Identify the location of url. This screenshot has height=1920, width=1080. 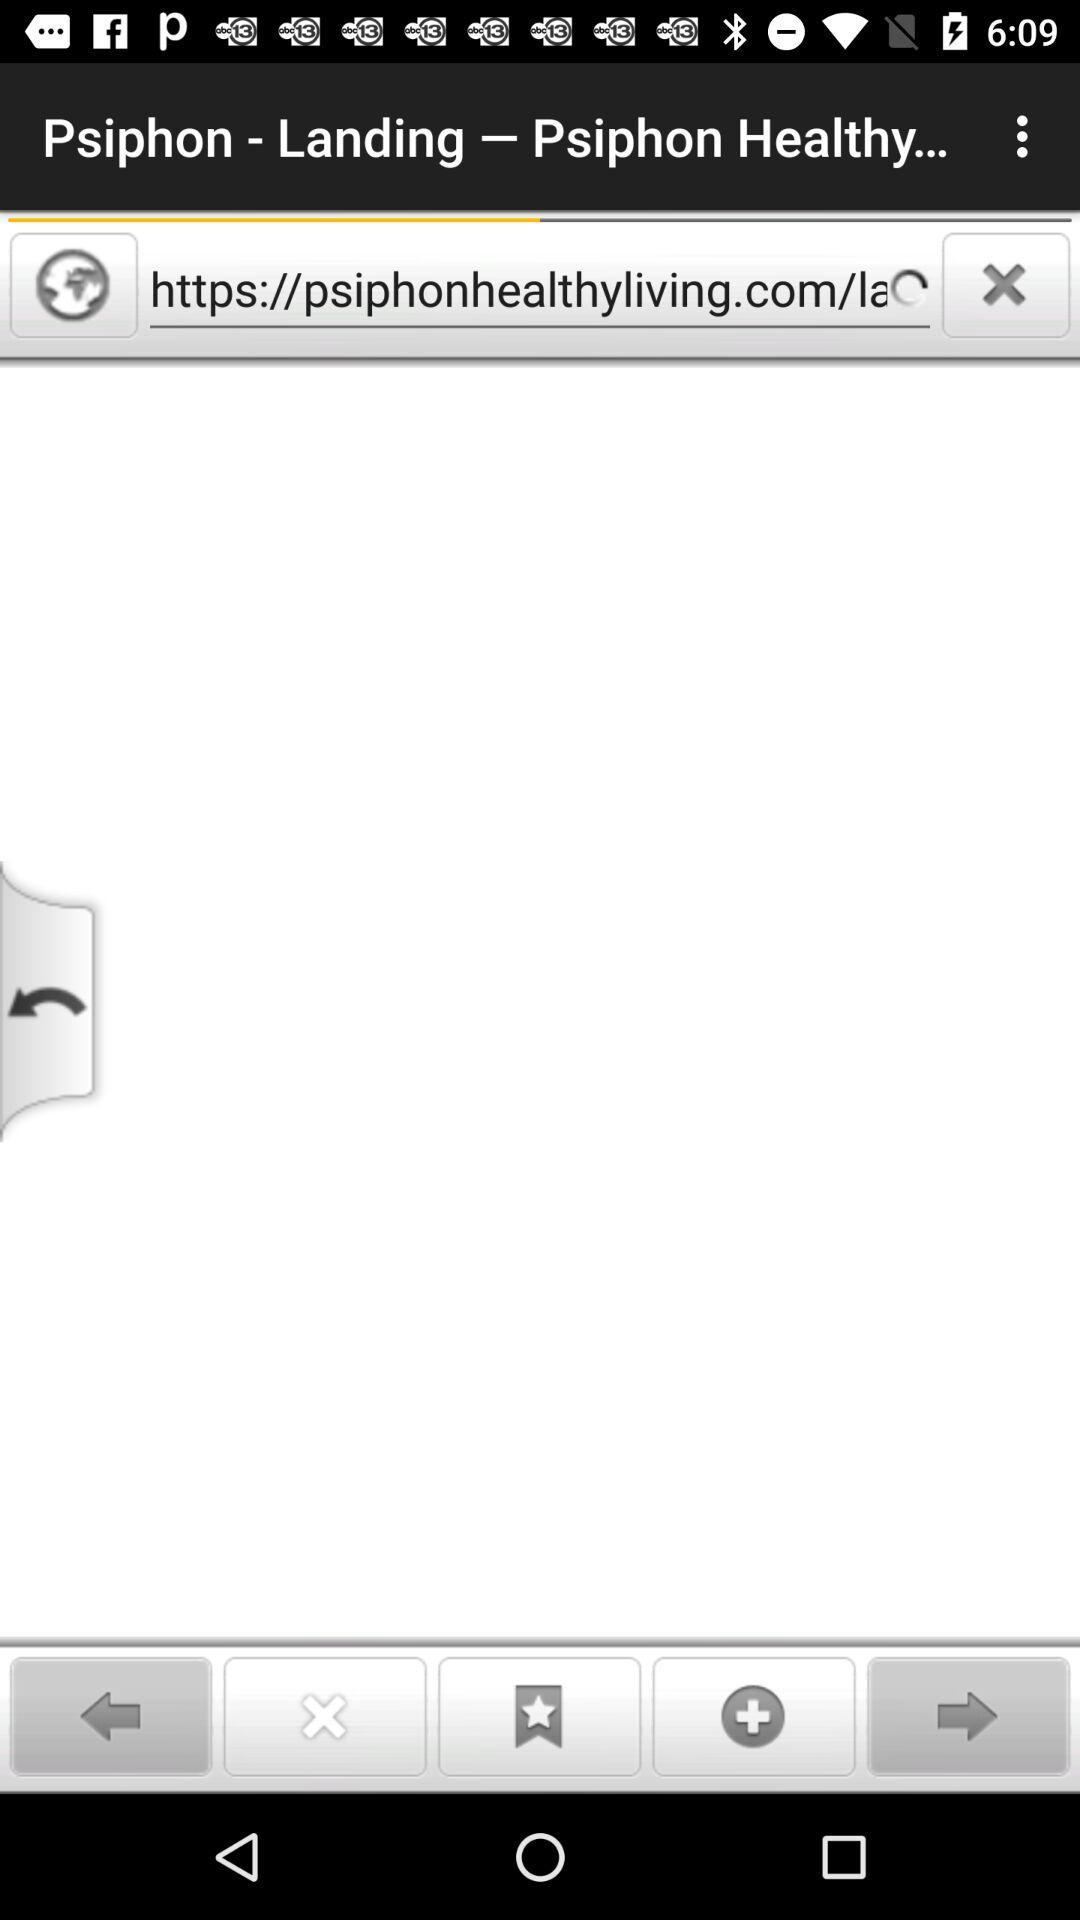
(72, 284).